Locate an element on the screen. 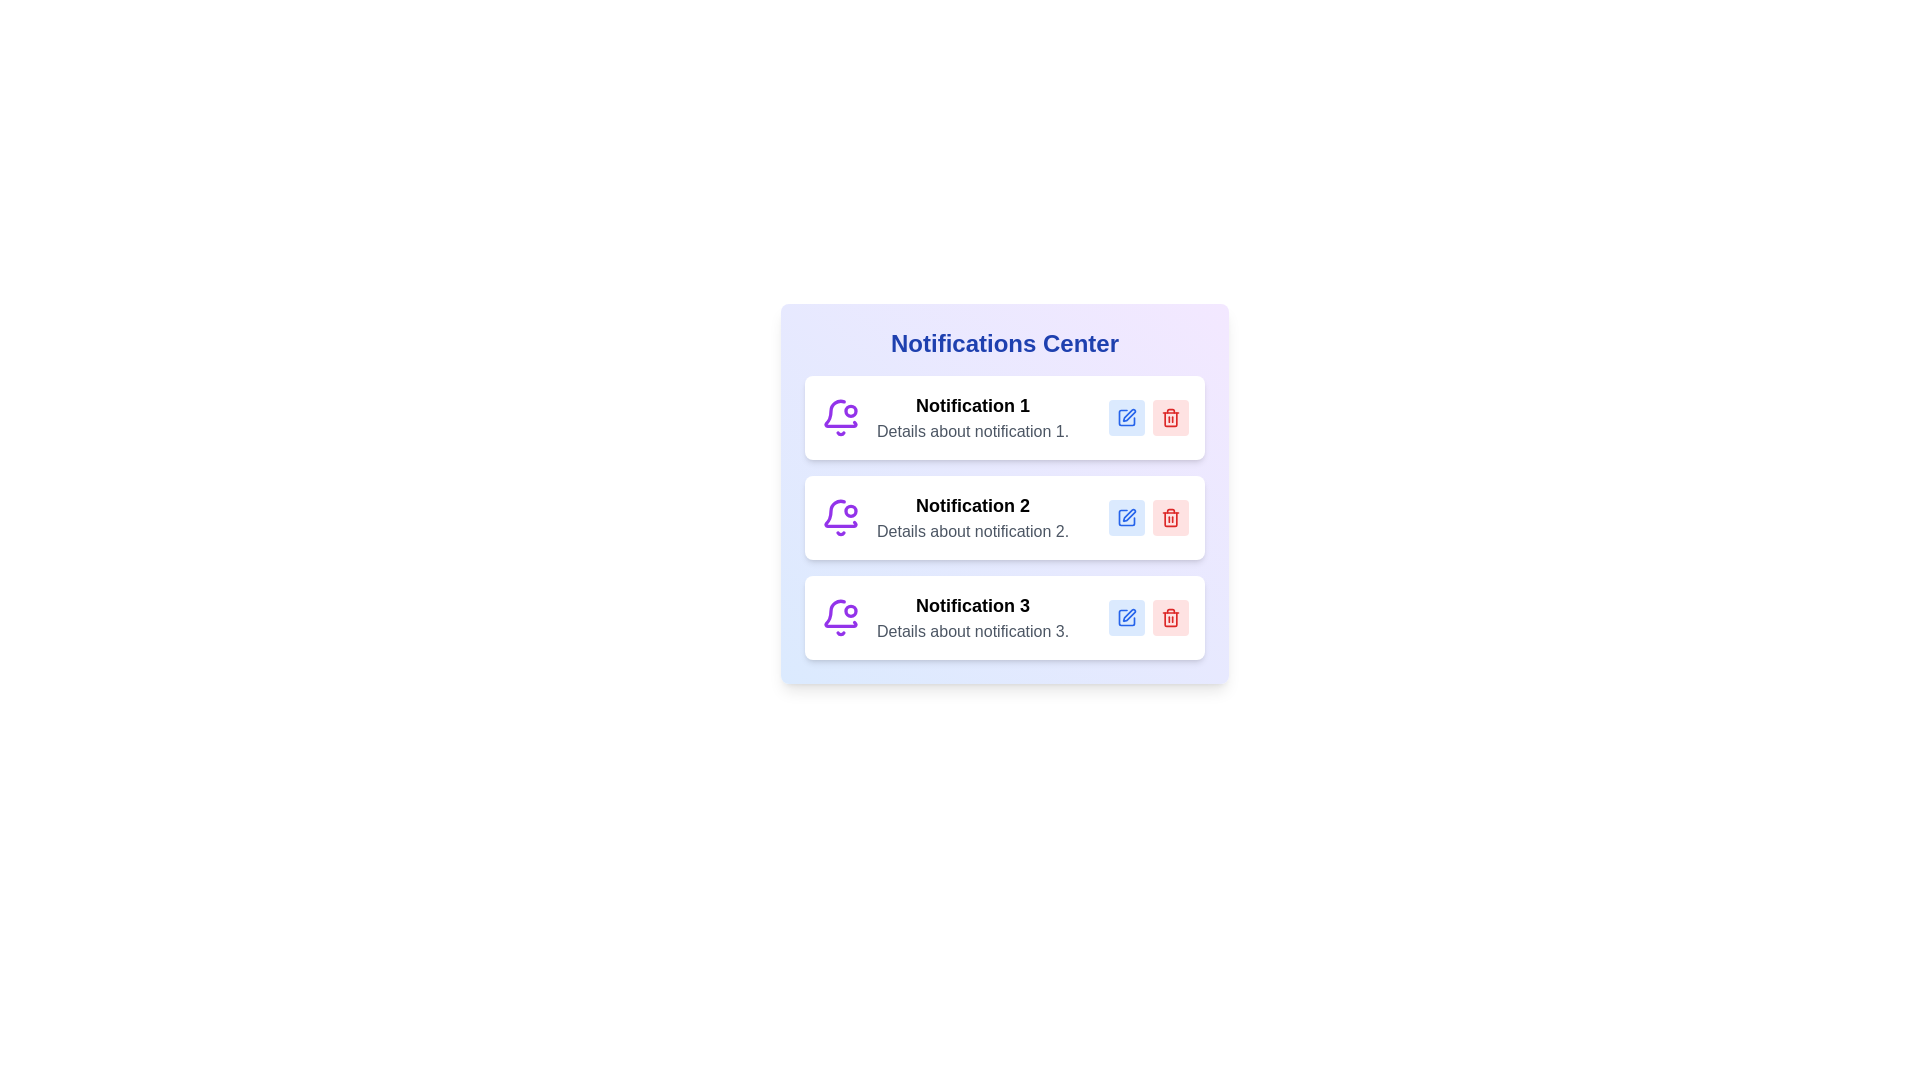 The width and height of the screenshot is (1920, 1080). the red trash/delete icon located in the action button group of the second notification card is located at coordinates (1171, 516).